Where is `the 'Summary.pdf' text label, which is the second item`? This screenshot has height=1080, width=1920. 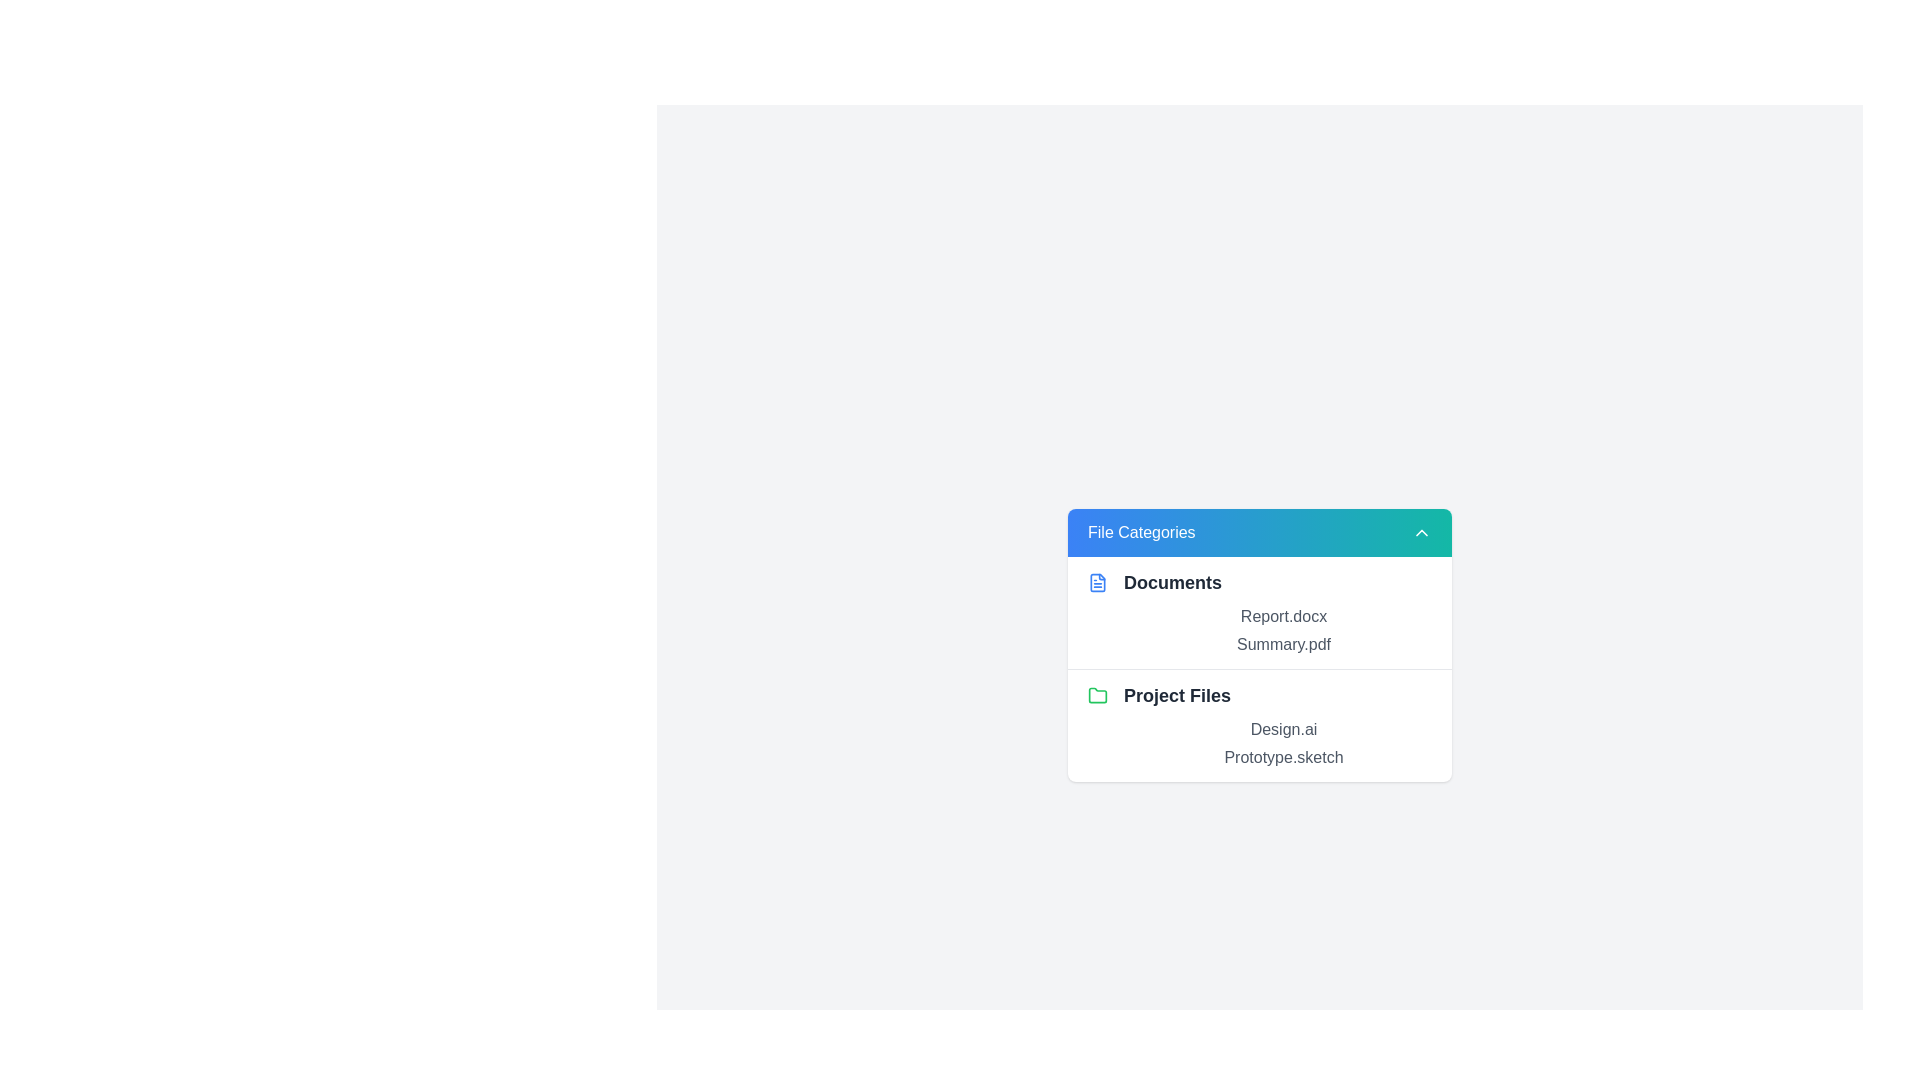 the 'Summary.pdf' text label, which is the second item is located at coordinates (1283, 644).